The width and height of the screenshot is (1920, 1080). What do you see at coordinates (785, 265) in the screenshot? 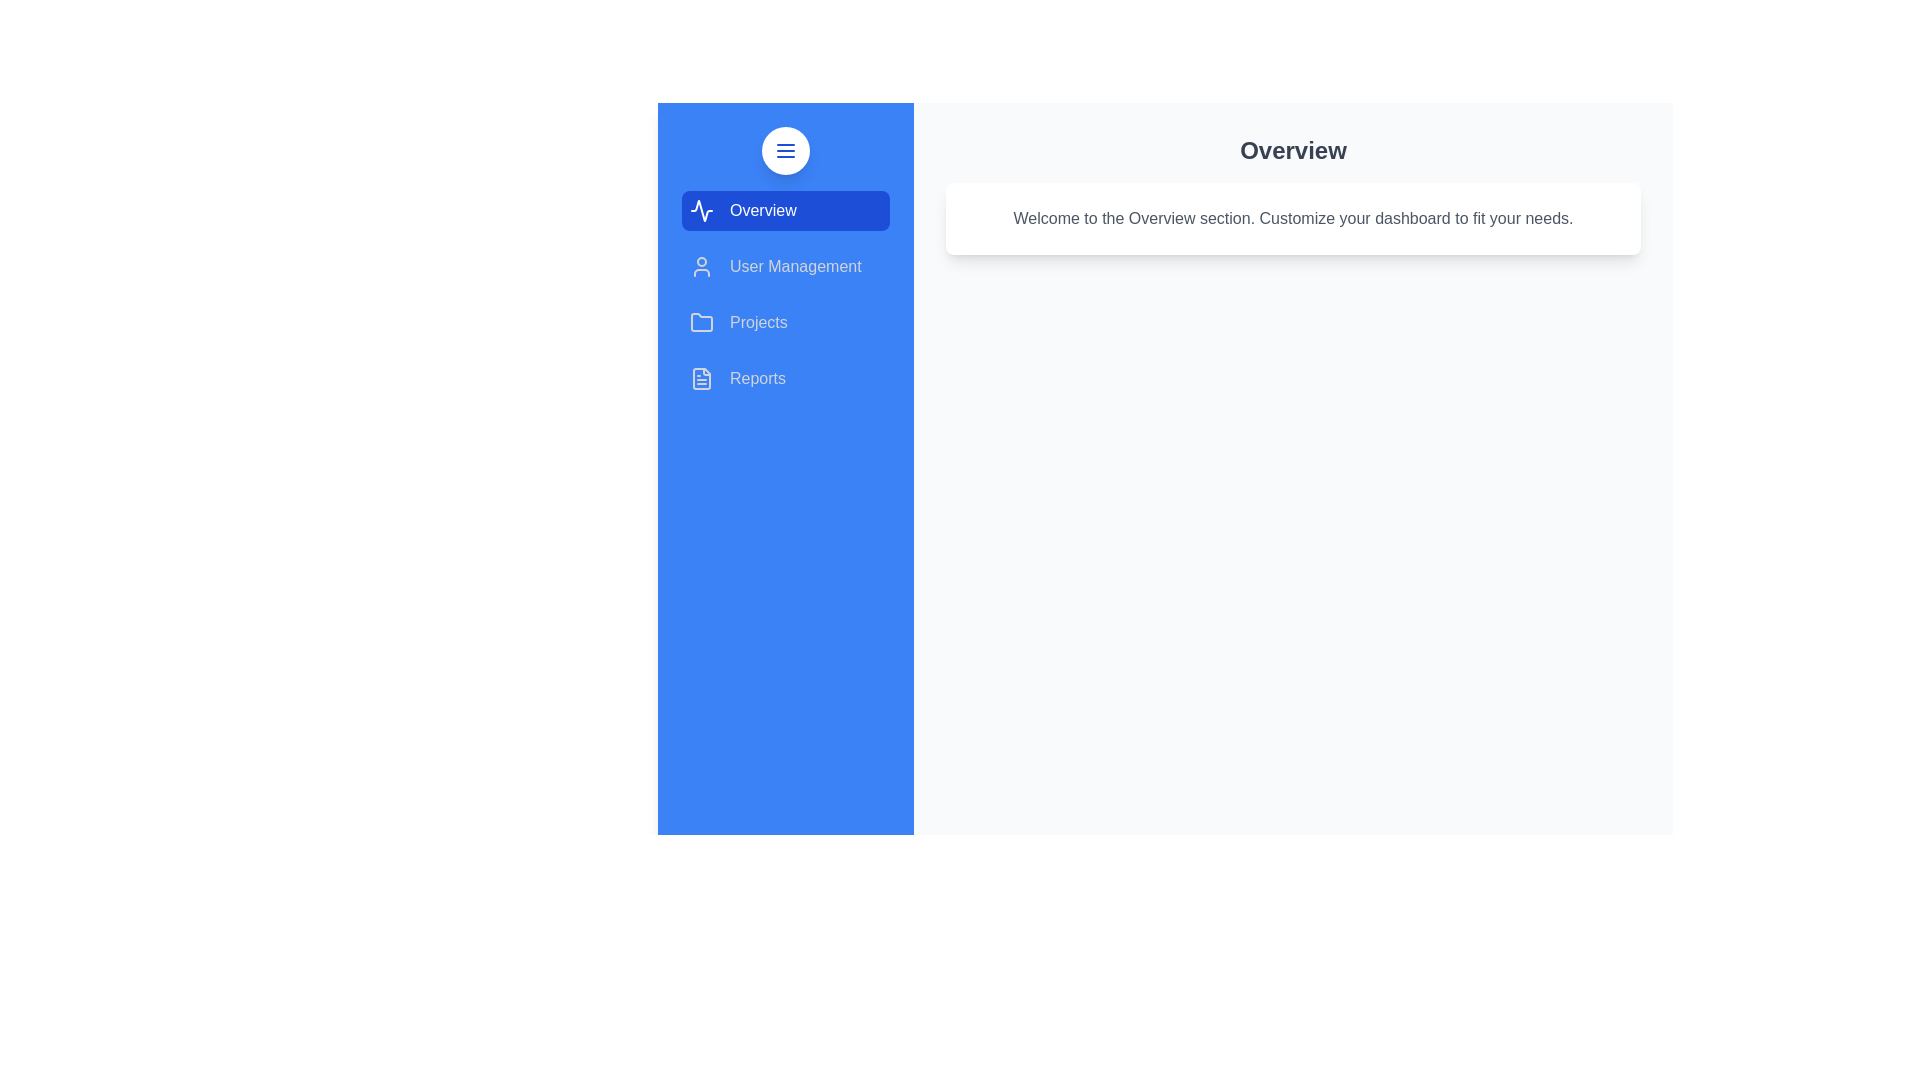
I see `the sidebar item corresponding to User Management` at bounding box center [785, 265].